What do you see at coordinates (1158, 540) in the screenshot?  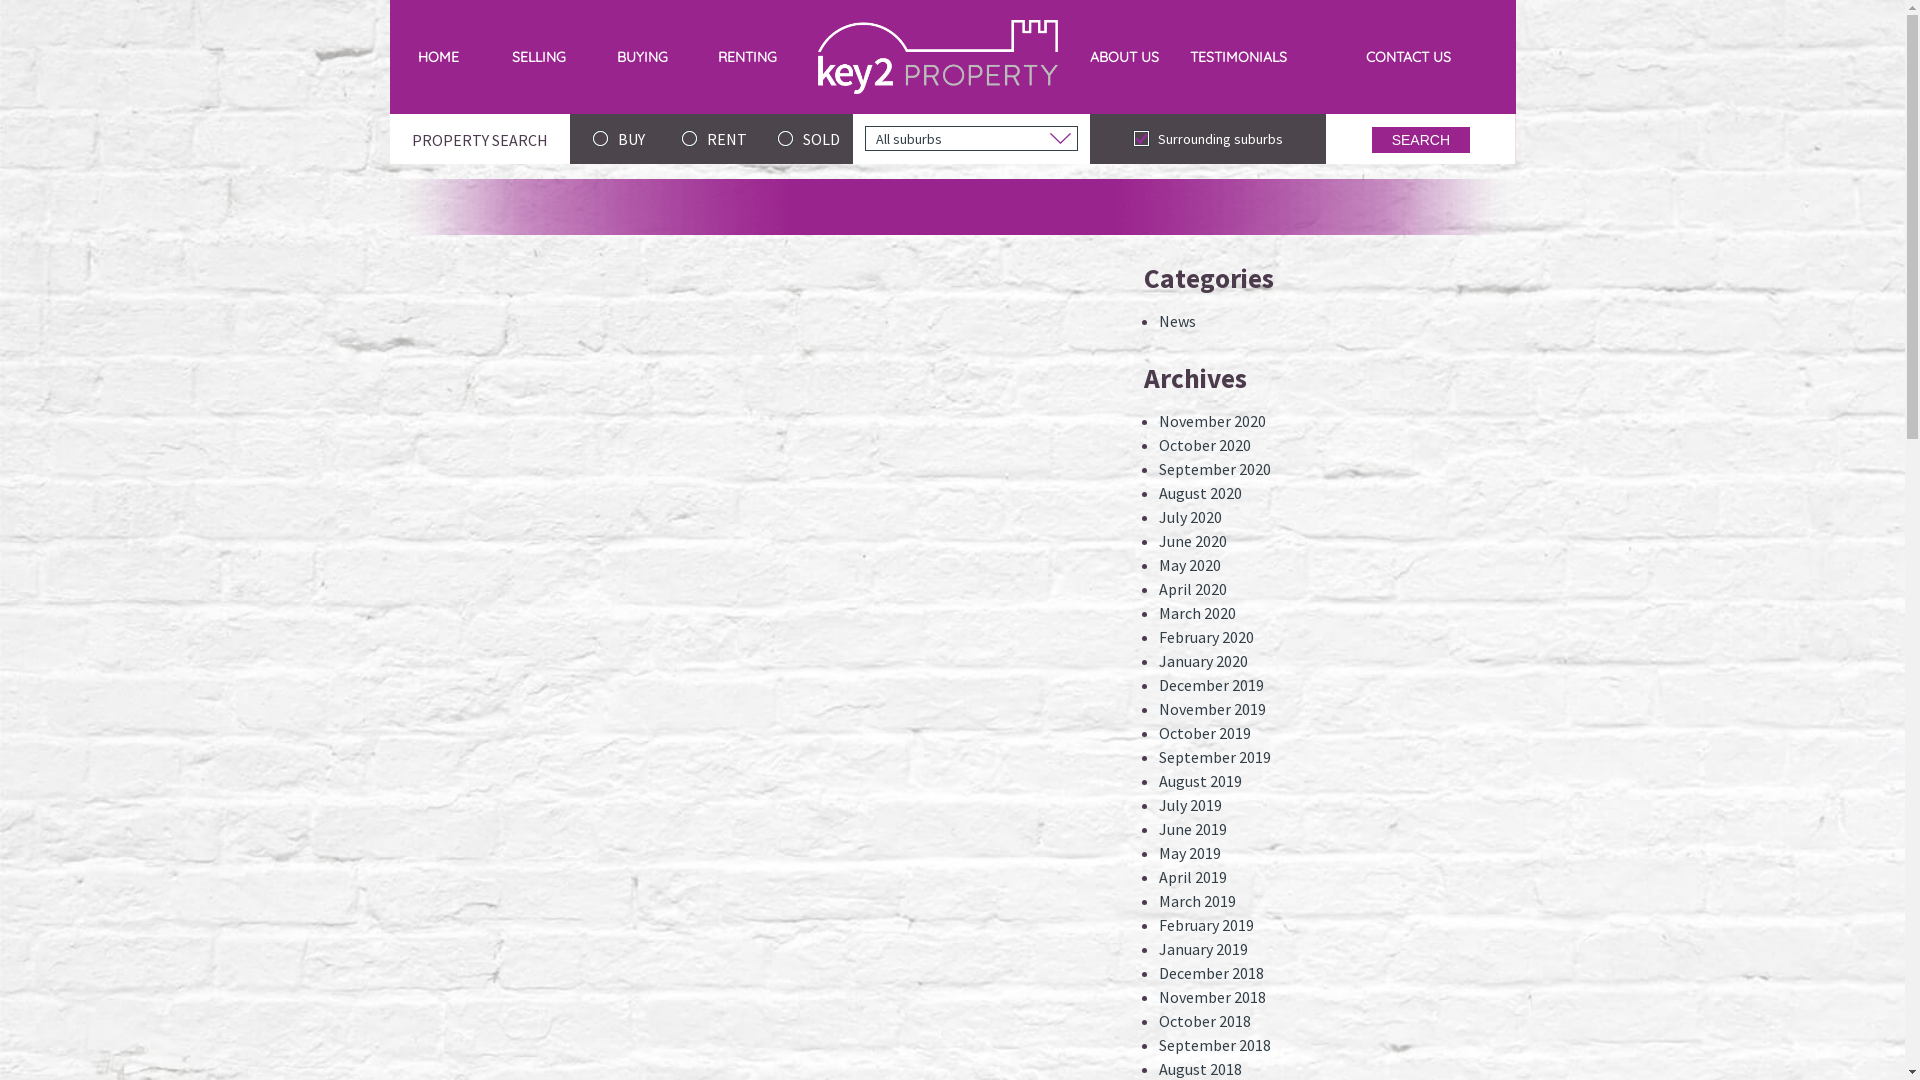 I see `'June 2020'` at bounding box center [1158, 540].